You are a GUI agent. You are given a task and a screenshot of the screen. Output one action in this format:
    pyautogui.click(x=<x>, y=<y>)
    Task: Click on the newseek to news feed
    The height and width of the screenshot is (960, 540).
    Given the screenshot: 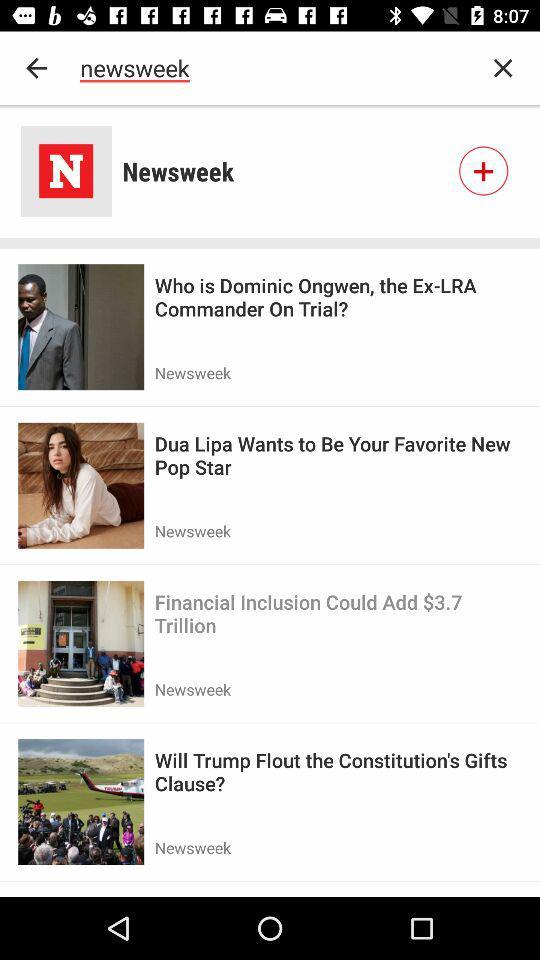 What is the action you would take?
    pyautogui.click(x=482, y=170)
    